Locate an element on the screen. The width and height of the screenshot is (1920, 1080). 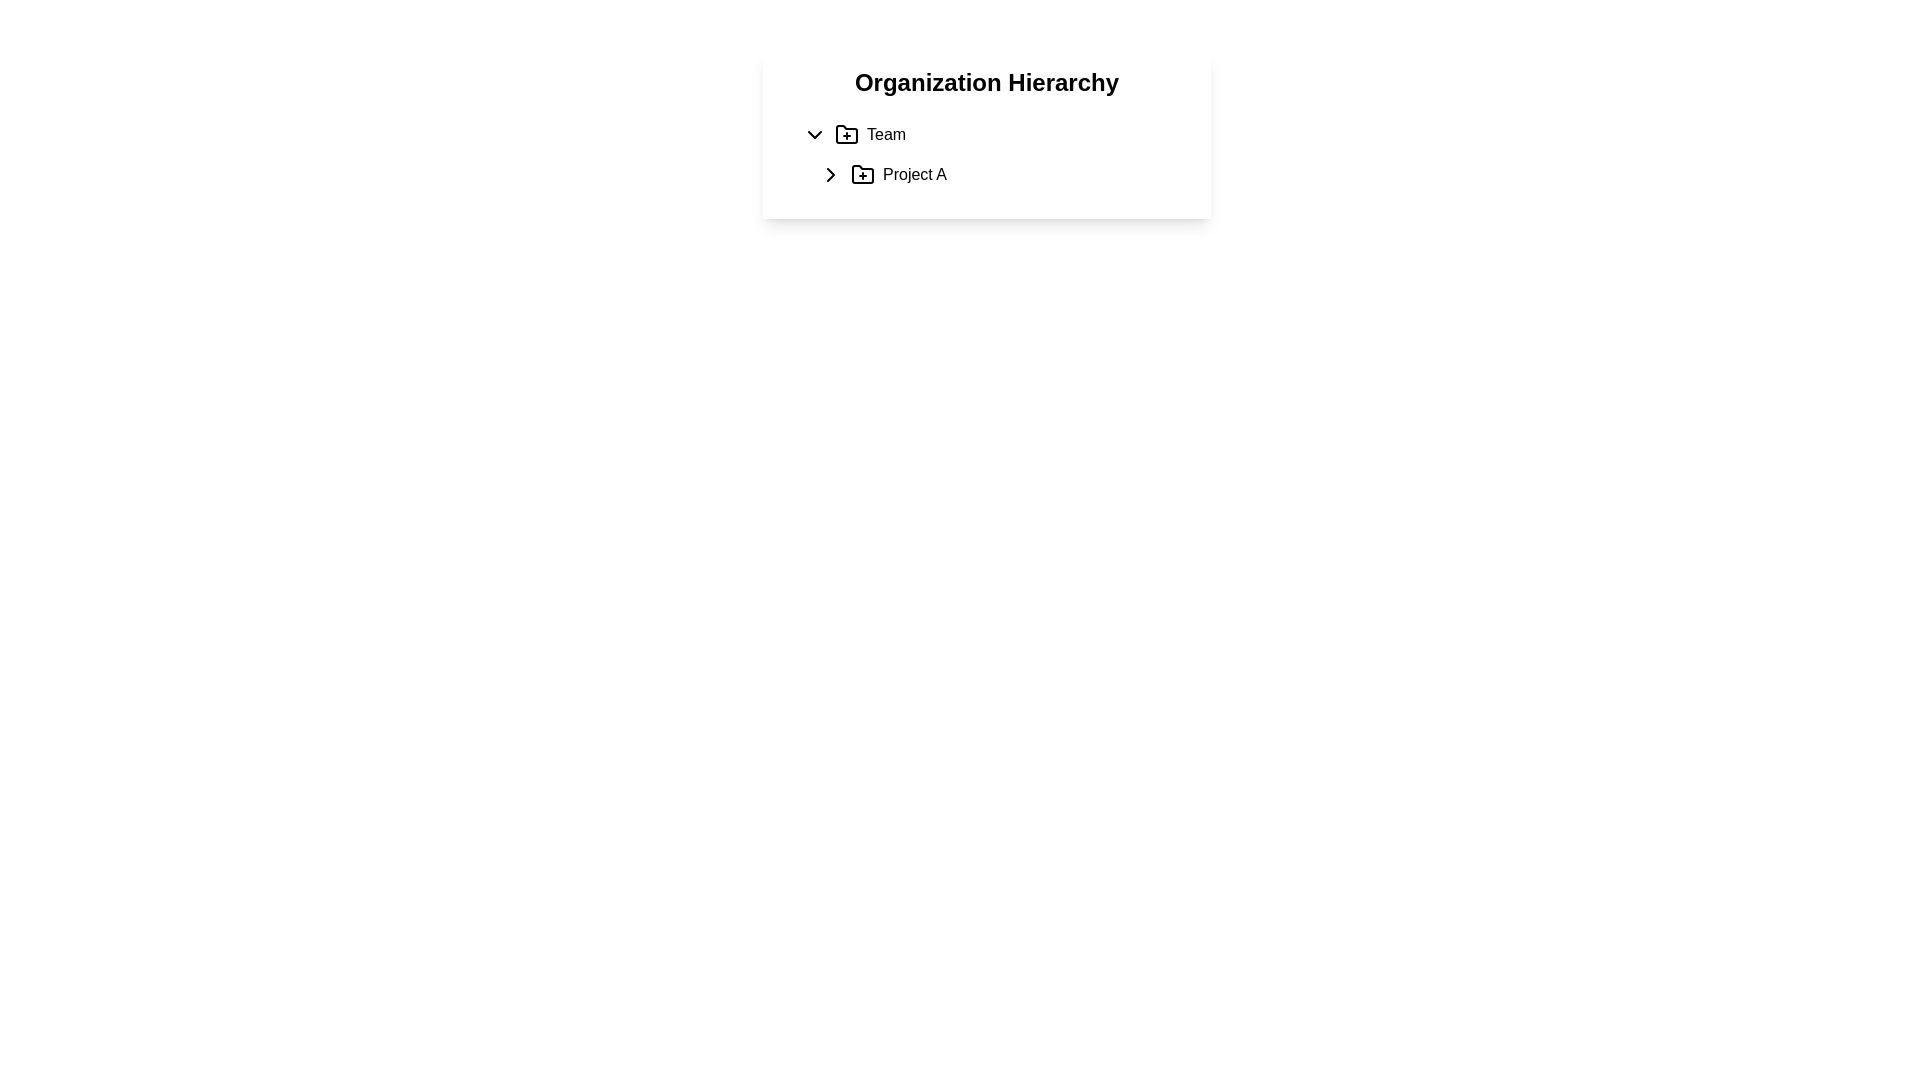
the downward-pointing chevron icon button, which is styled with a black outline and located to the left of the 'Team' text label is located at coordinates (815, 135).